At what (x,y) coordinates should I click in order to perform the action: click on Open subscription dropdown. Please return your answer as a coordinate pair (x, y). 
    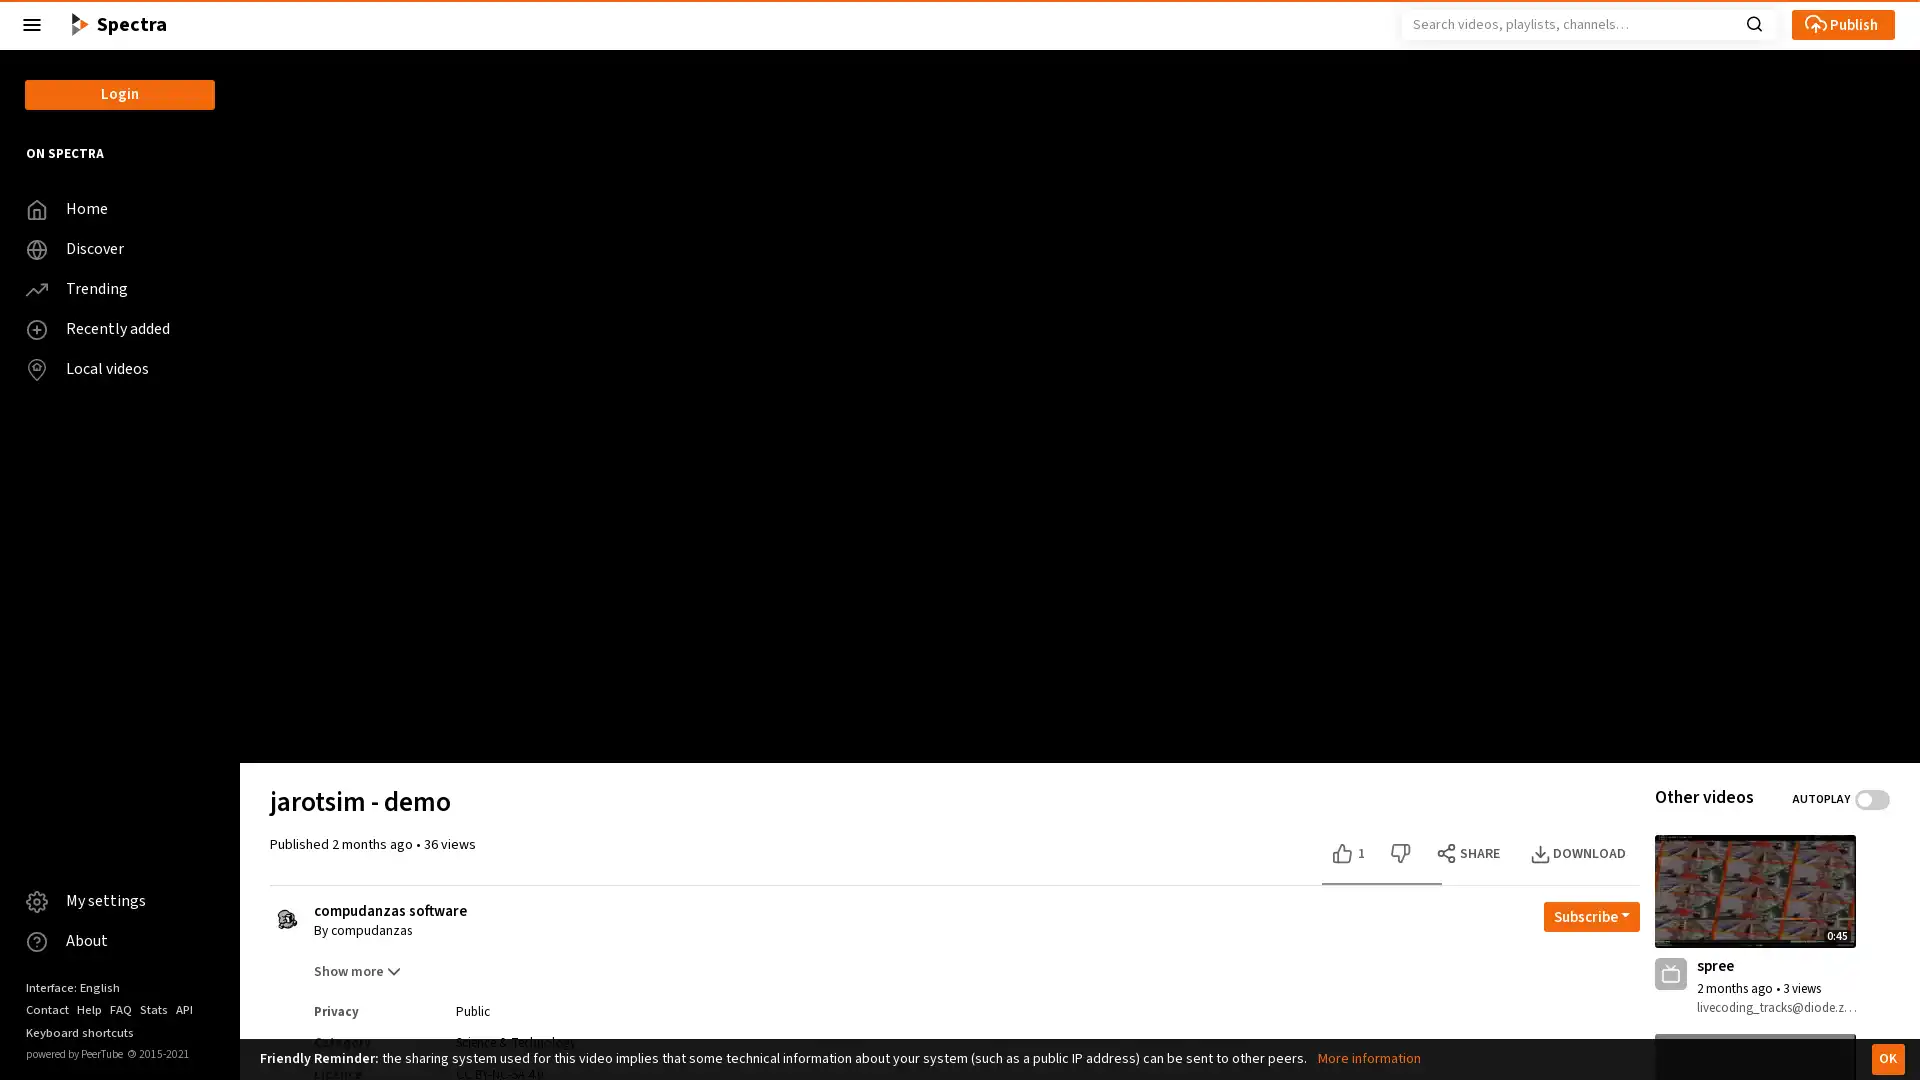
    Looking at the image, I should click on (1591, 915).